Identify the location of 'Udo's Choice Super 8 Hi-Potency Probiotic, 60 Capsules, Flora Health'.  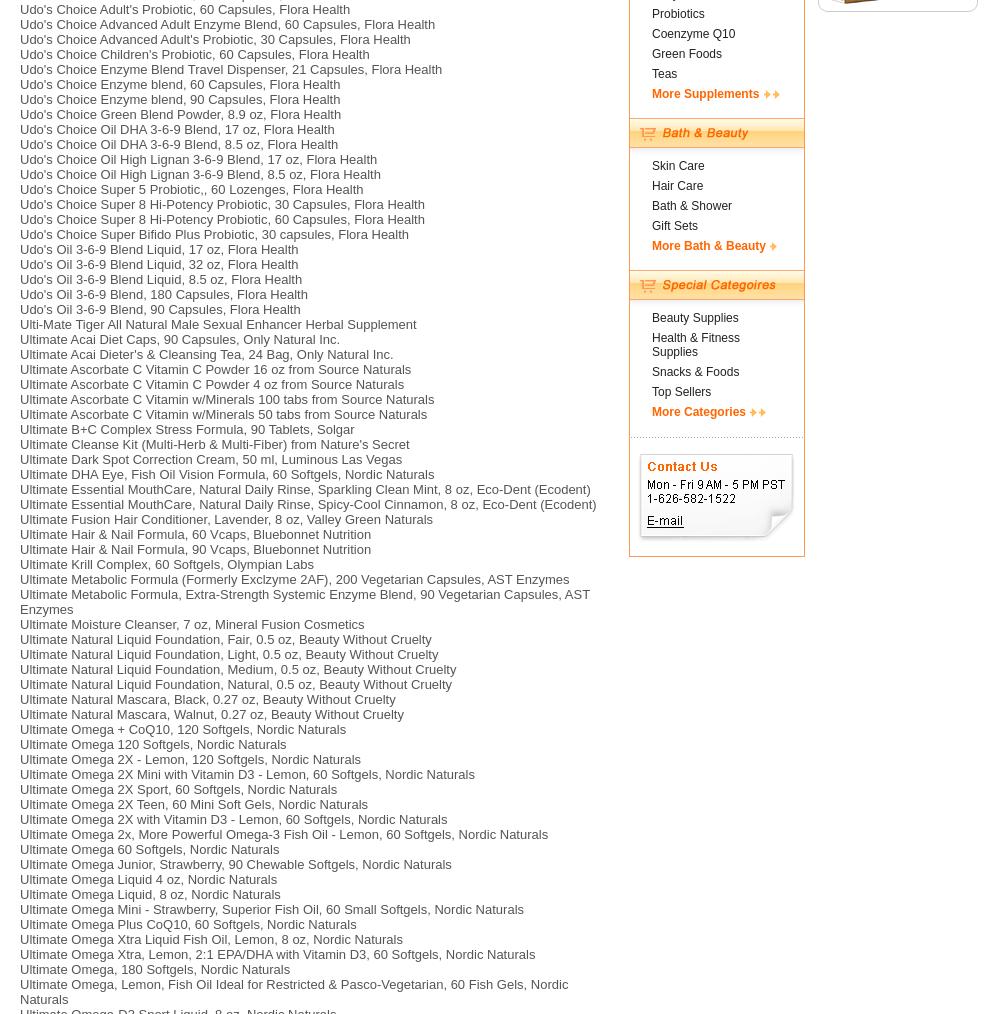
(221, 218).